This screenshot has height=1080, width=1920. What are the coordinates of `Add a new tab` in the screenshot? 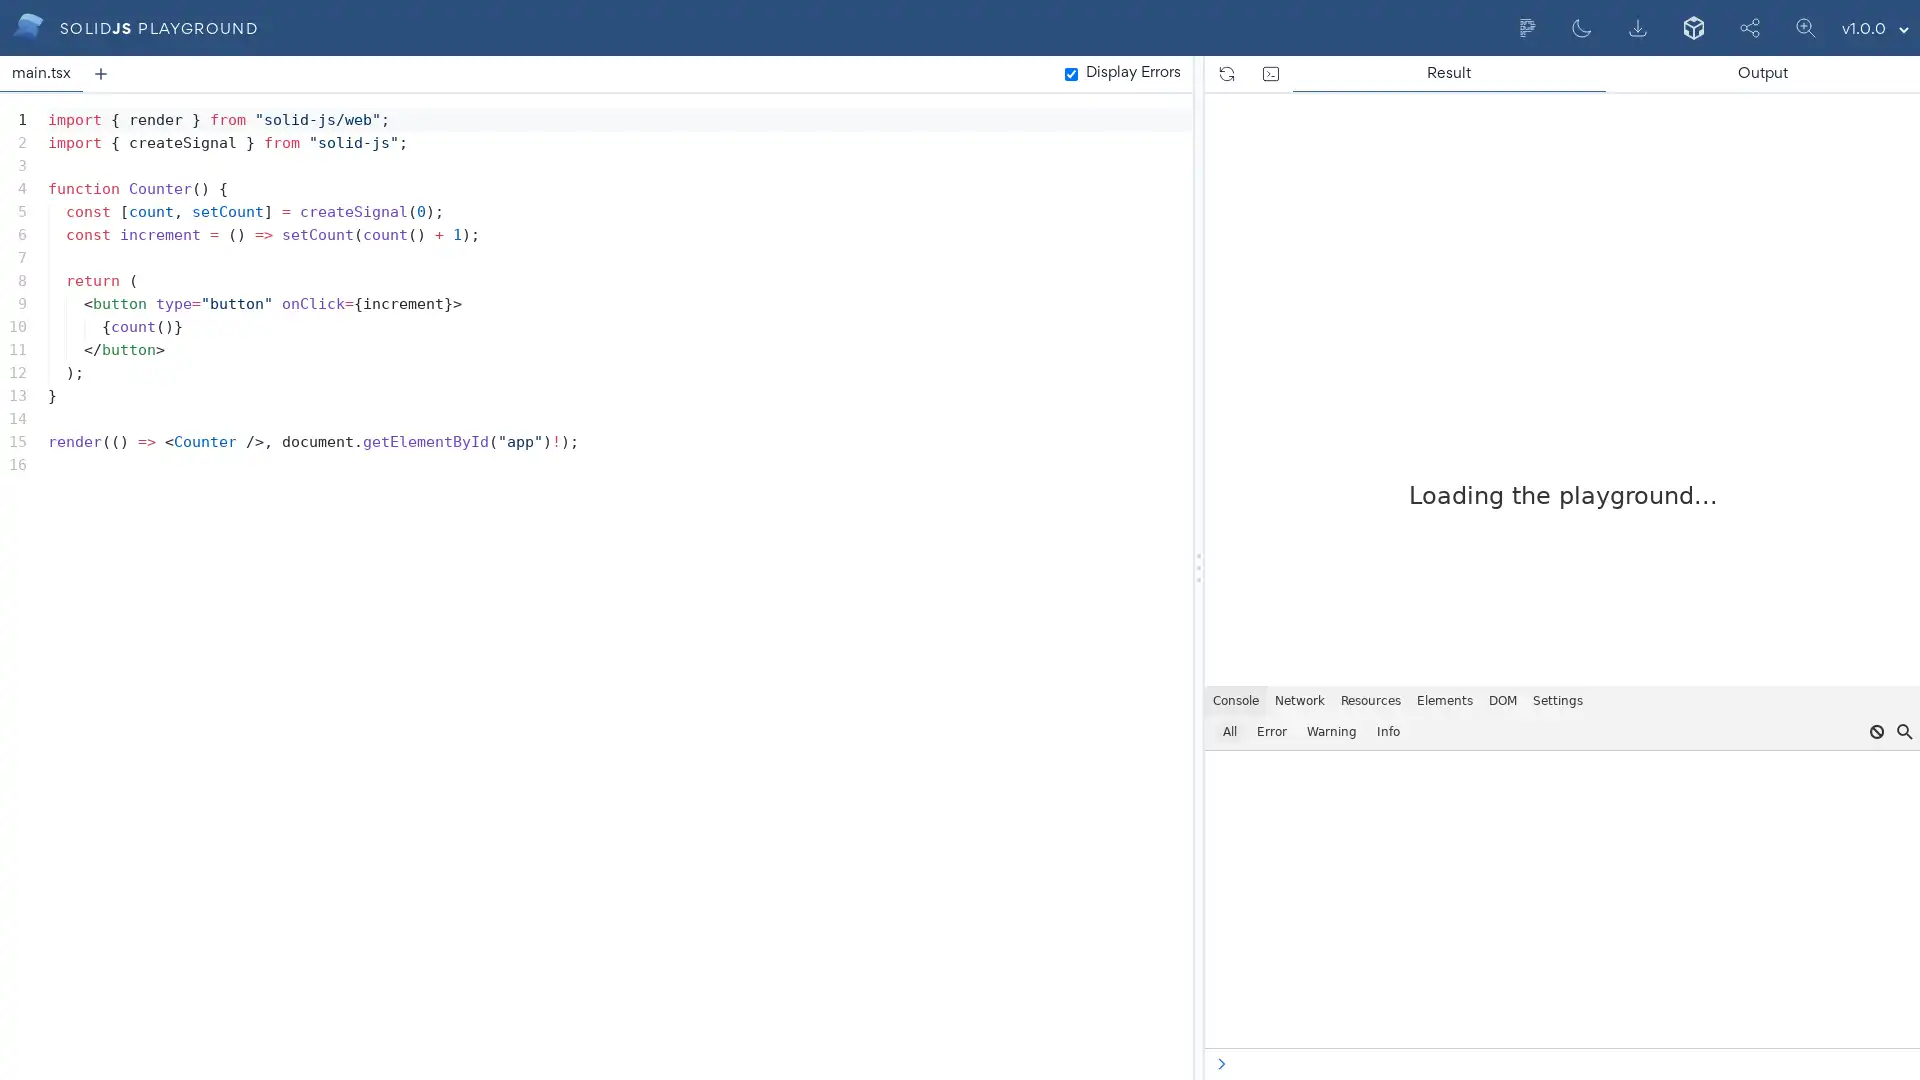 It's located at (99, 72).